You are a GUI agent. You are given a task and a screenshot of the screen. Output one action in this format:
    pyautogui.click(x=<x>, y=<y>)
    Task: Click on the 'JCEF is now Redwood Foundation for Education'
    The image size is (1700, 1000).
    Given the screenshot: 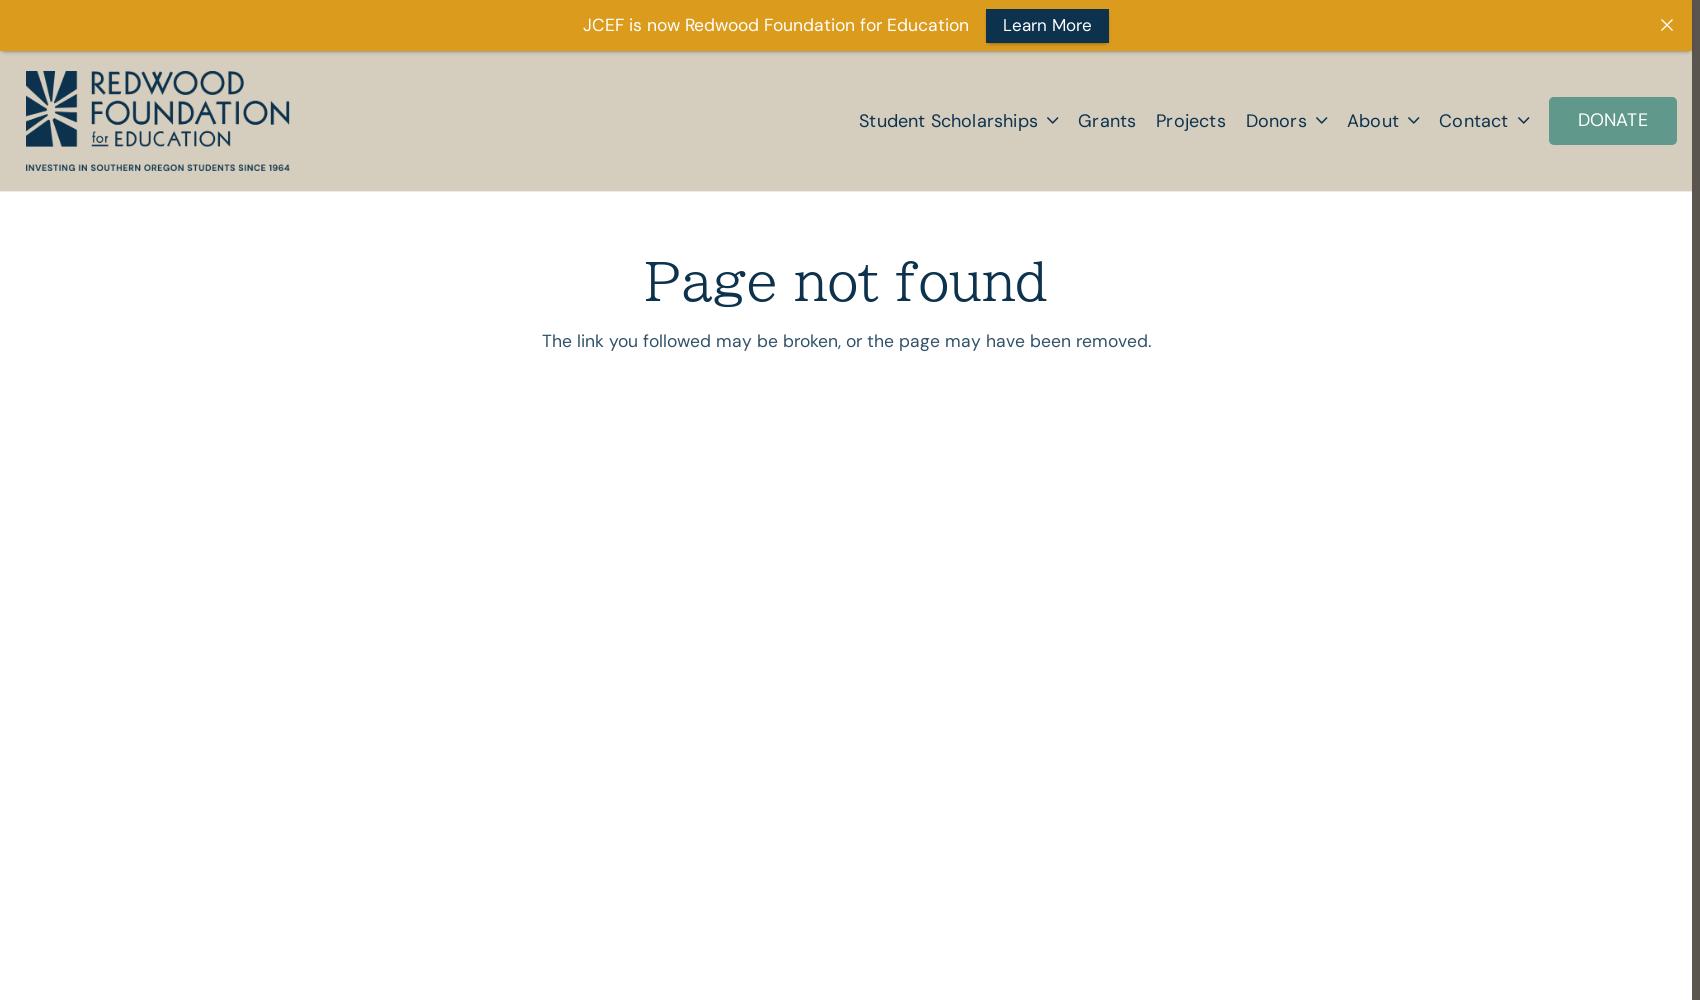 What is the action you would take?
    pyautogui.click(x=775, y=25)
    